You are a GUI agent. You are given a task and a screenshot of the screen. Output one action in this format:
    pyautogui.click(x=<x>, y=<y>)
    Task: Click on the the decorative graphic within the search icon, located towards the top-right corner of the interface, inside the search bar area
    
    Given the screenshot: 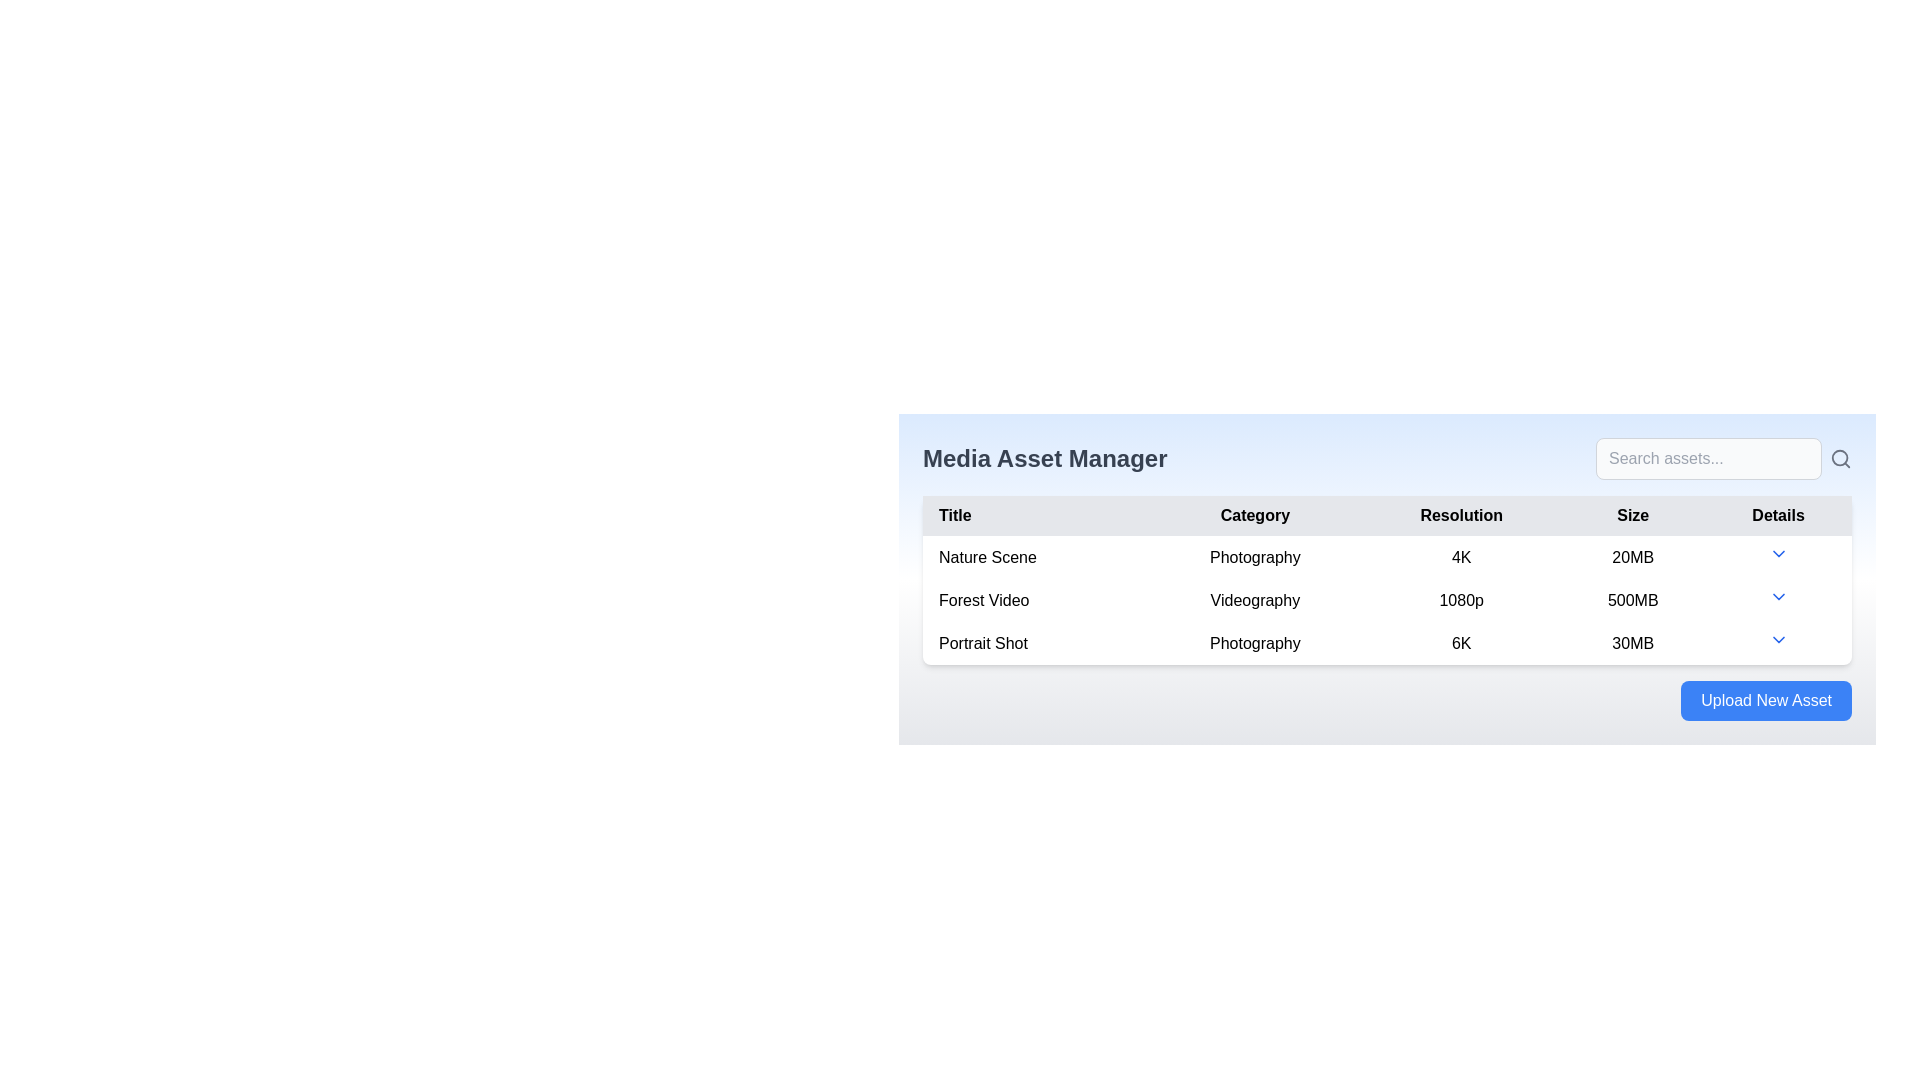 What is the action you would take?
    pyautogui.click(x=1840, y=458)
    